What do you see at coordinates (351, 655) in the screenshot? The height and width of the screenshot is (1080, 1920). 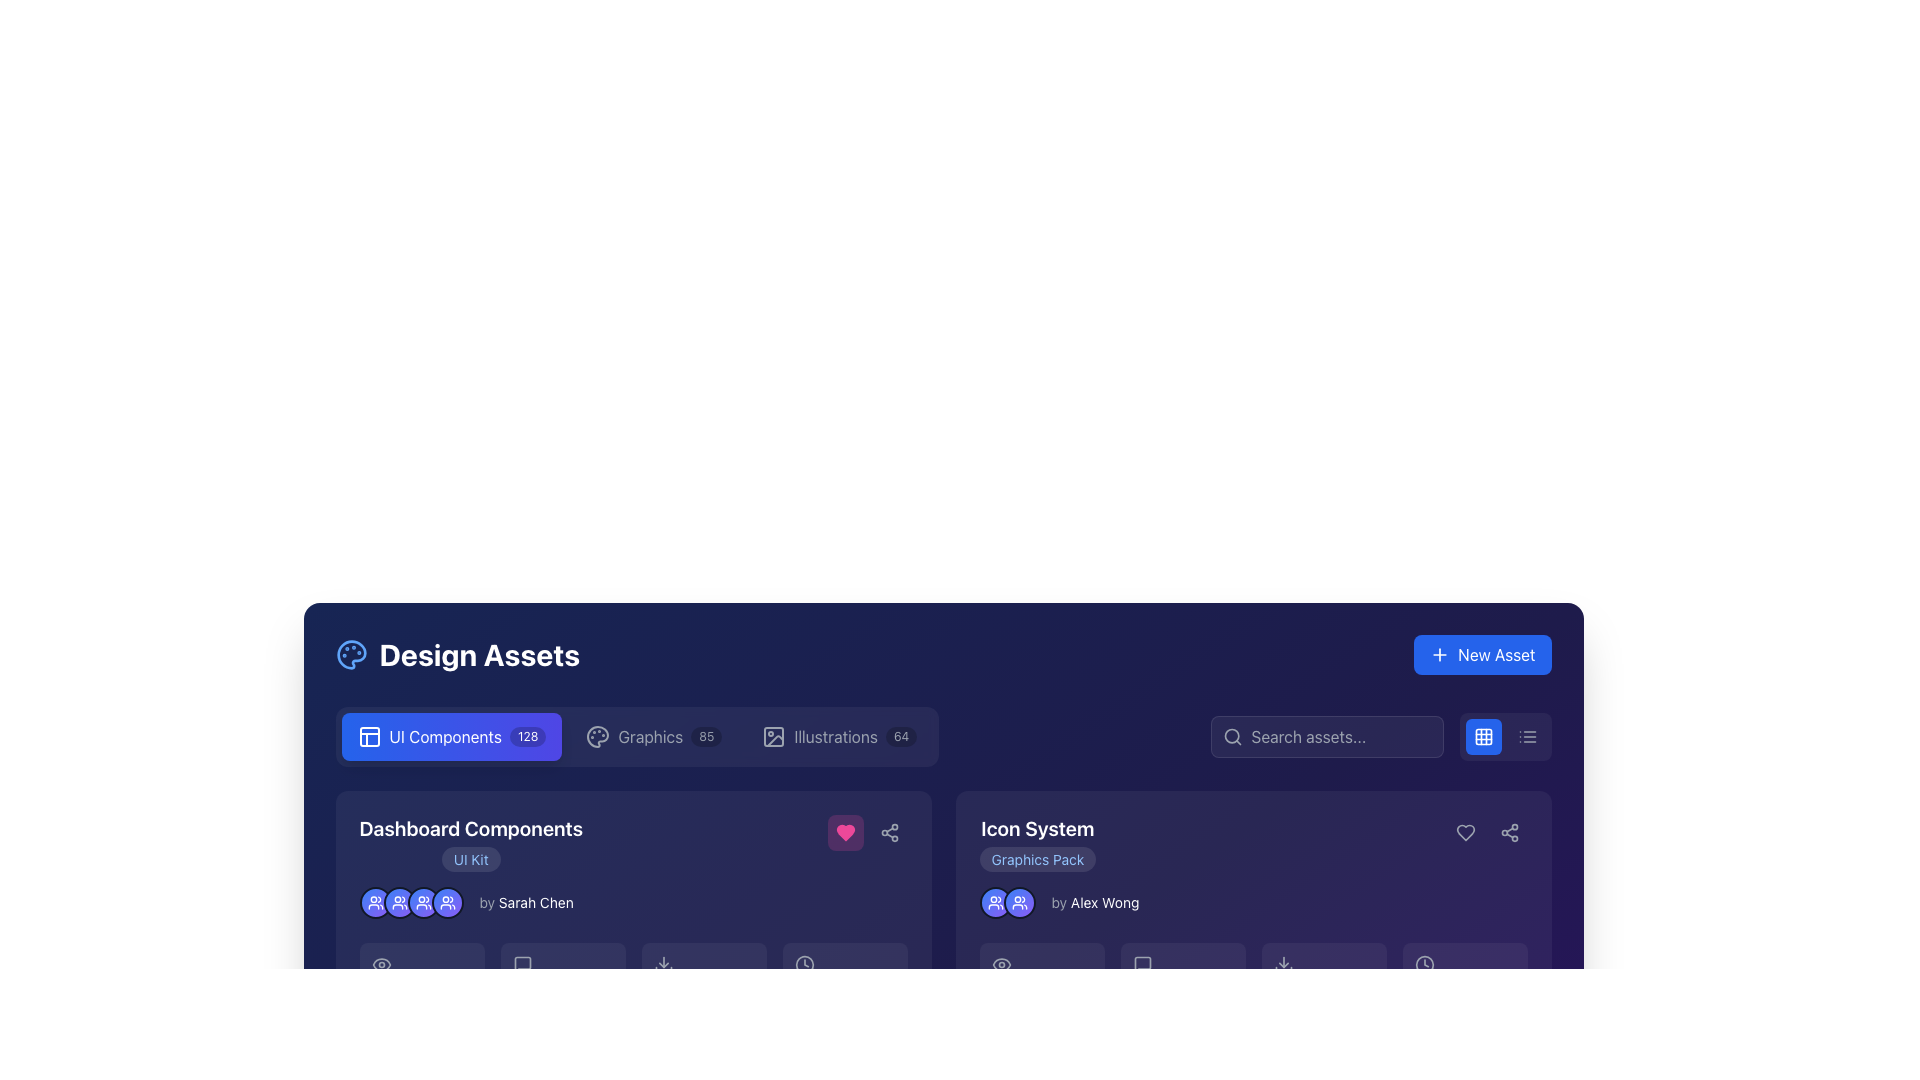 I see `the blue palette icon, which is circular with smaller circles inside, located to the left of the 'Design Assets' text` at bounding box center [351, 655].